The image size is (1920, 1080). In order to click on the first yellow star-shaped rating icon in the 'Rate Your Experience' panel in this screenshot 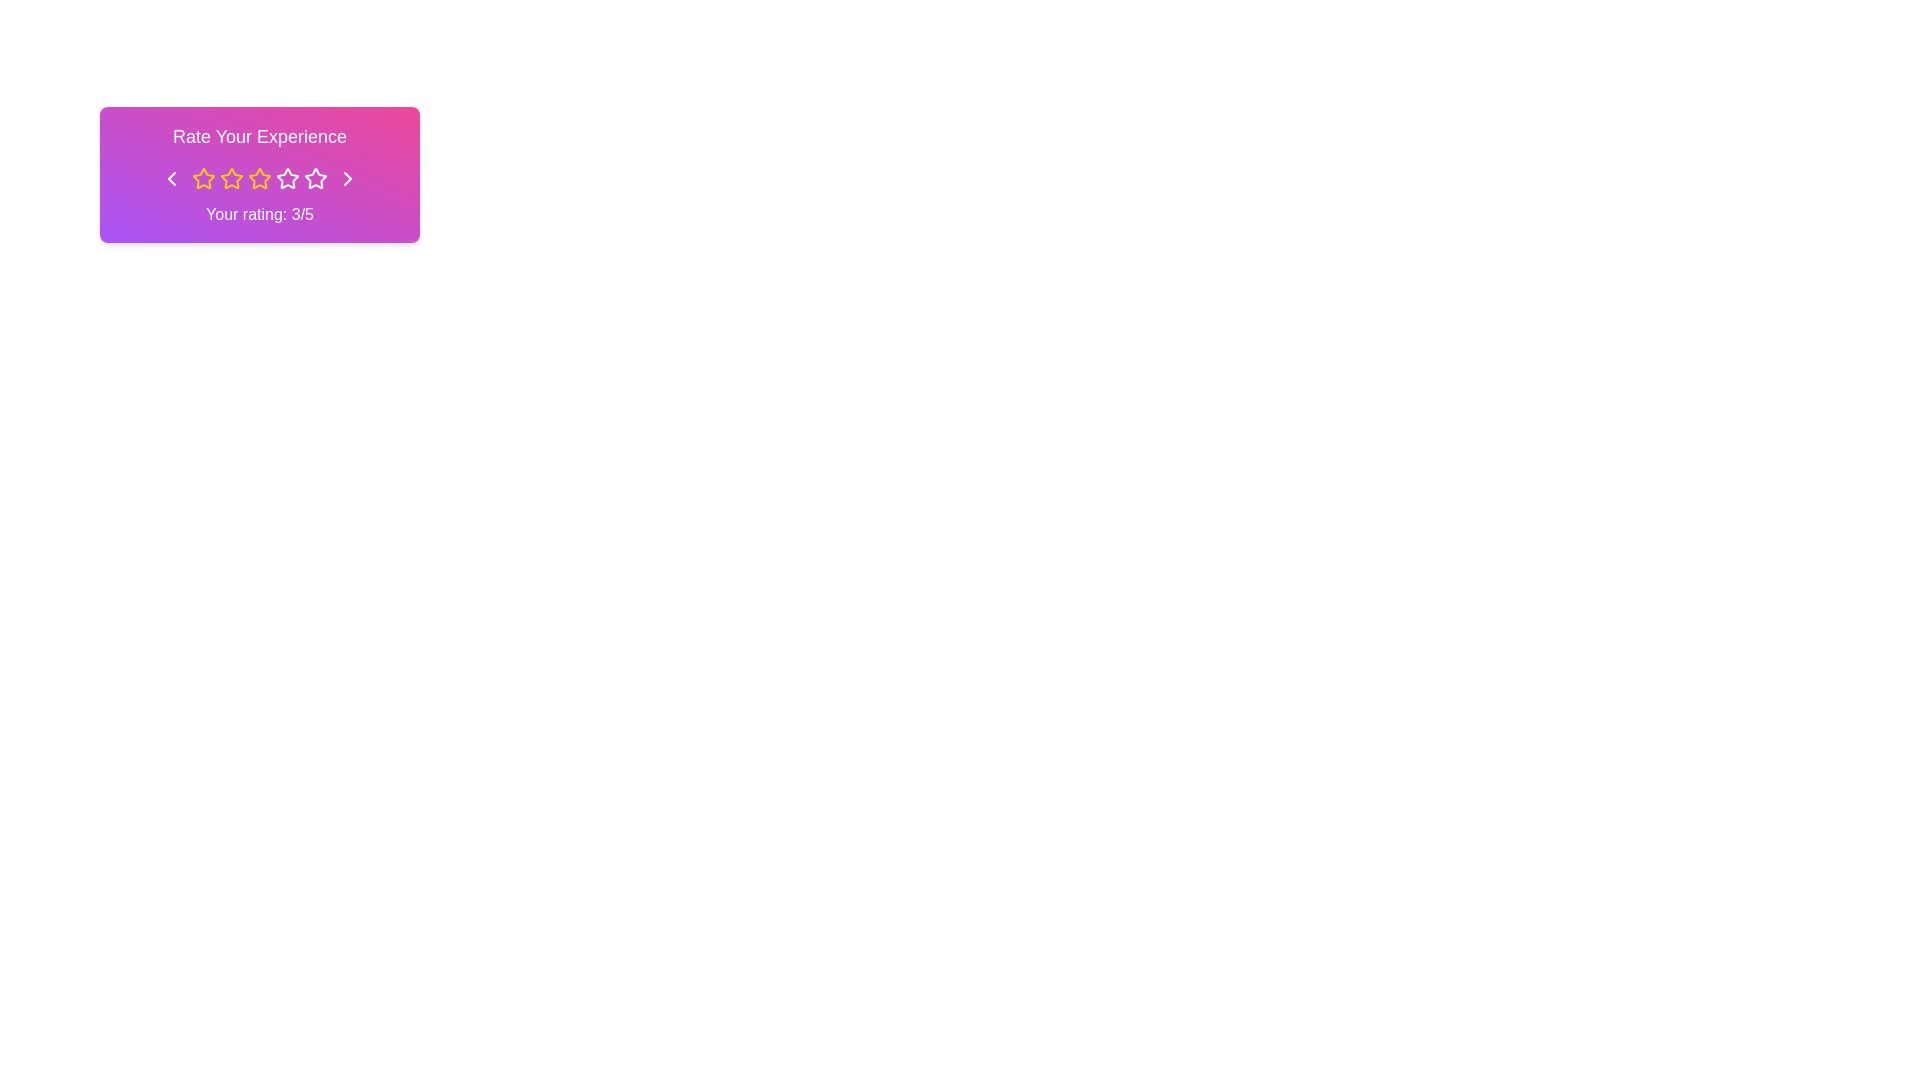, I will do `click(203, 177)`.